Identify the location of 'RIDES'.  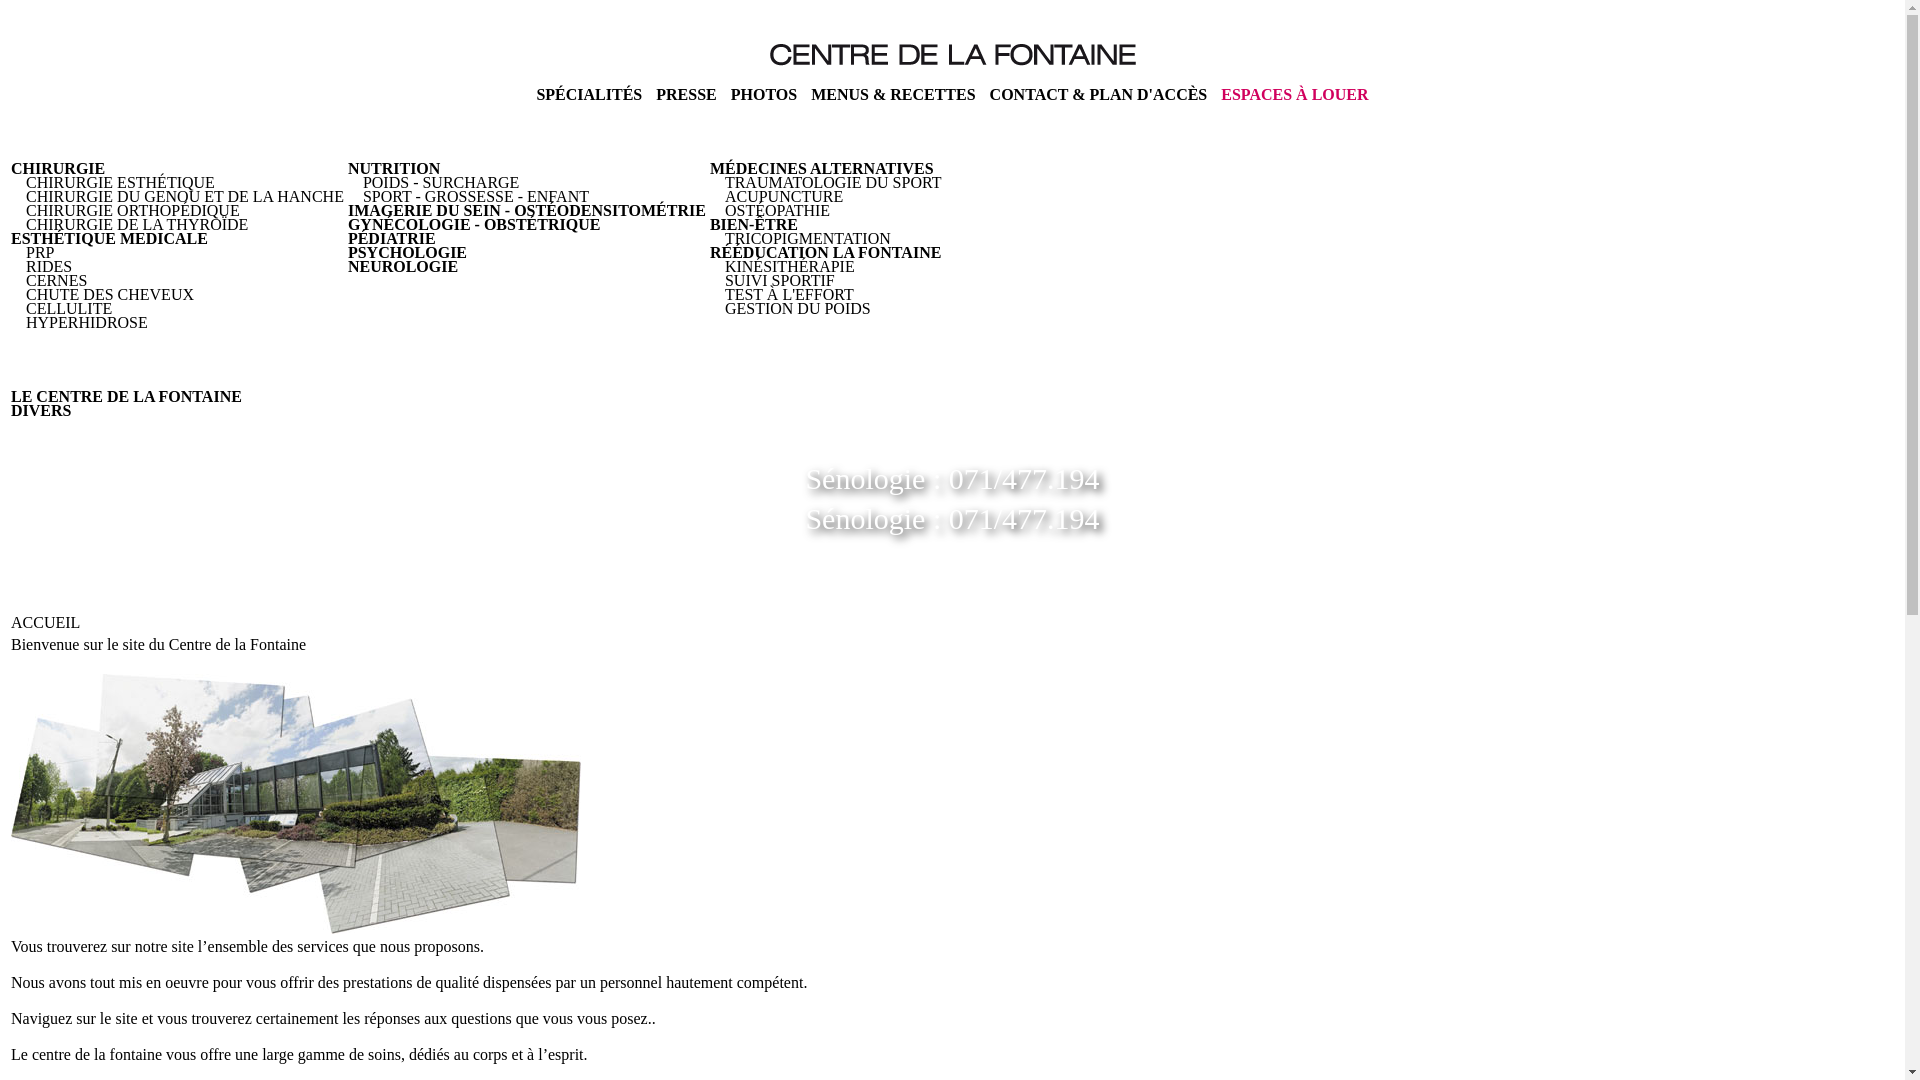
(48, 265).